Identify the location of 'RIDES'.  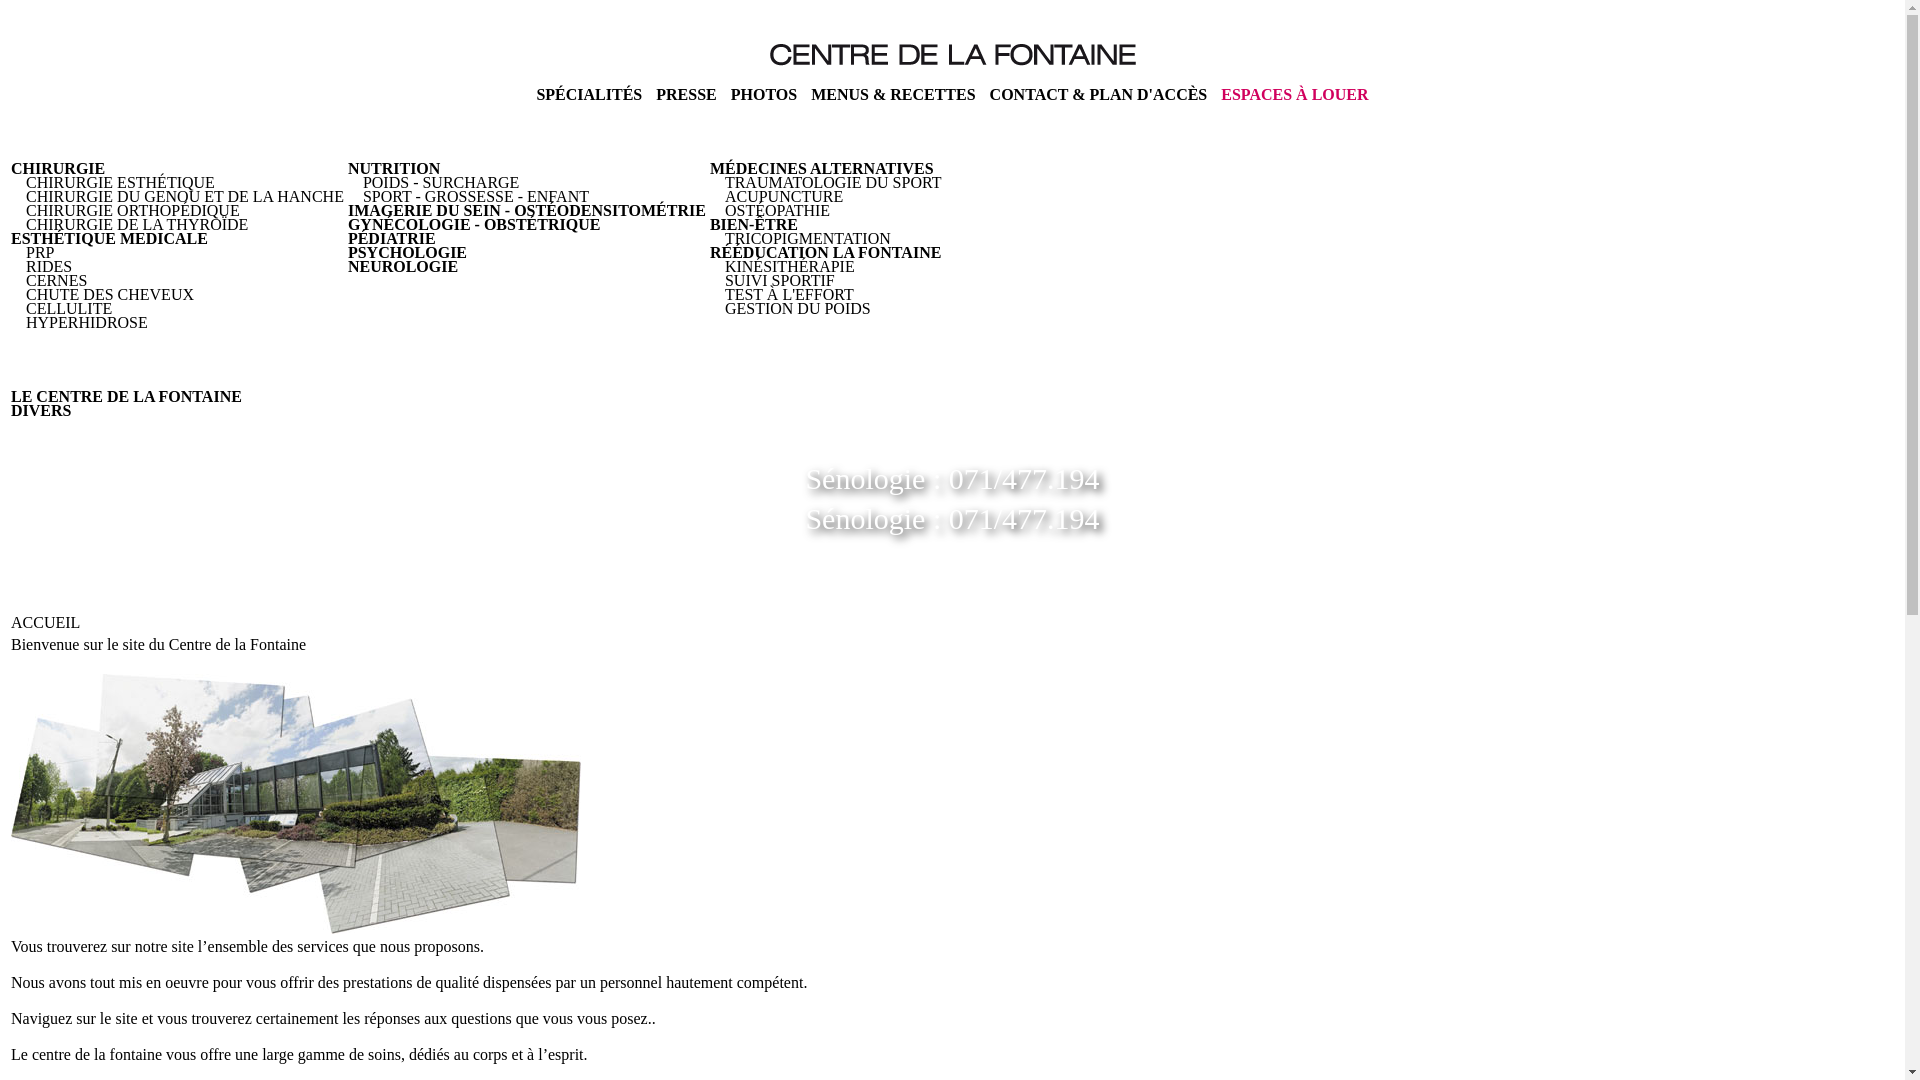
(48, 265).